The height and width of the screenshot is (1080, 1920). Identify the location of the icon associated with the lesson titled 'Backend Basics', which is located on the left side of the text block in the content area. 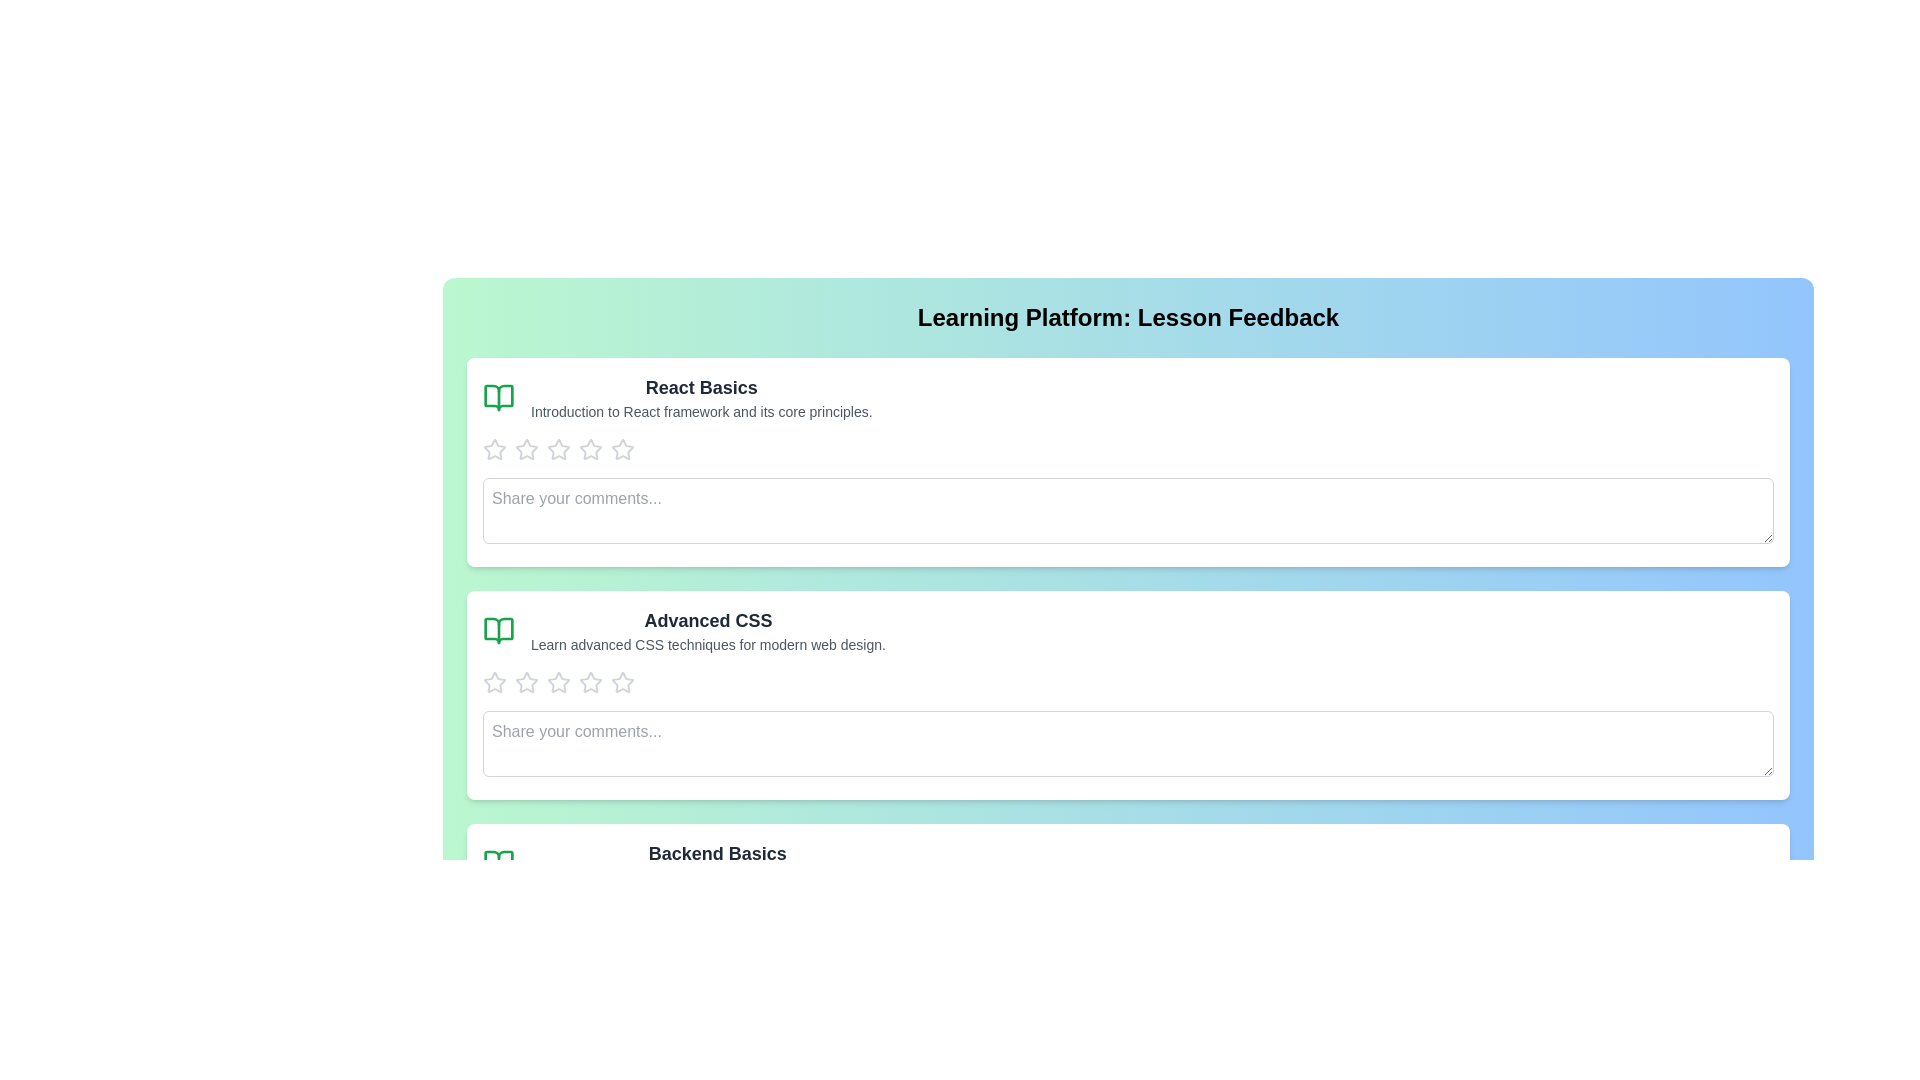
(499, 863).